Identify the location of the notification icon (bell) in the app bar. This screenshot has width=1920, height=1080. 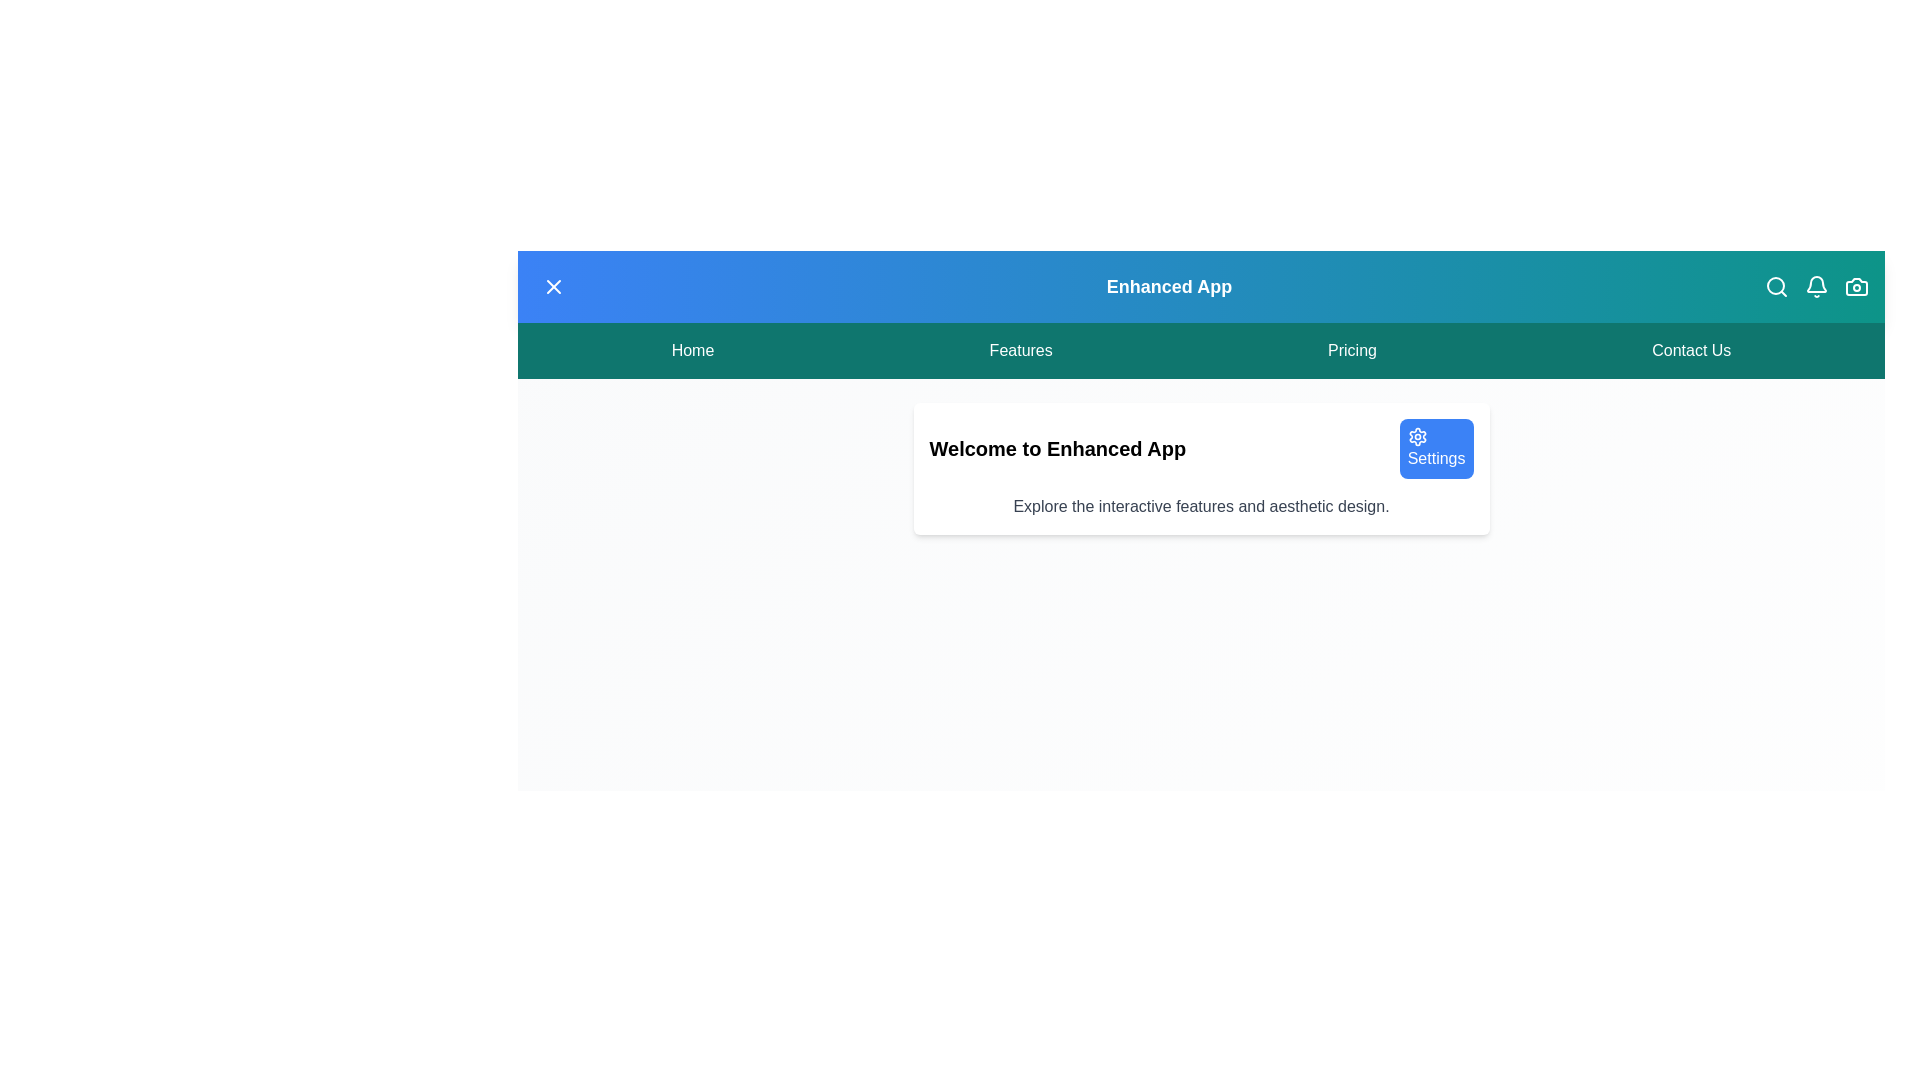
(1817, 286).